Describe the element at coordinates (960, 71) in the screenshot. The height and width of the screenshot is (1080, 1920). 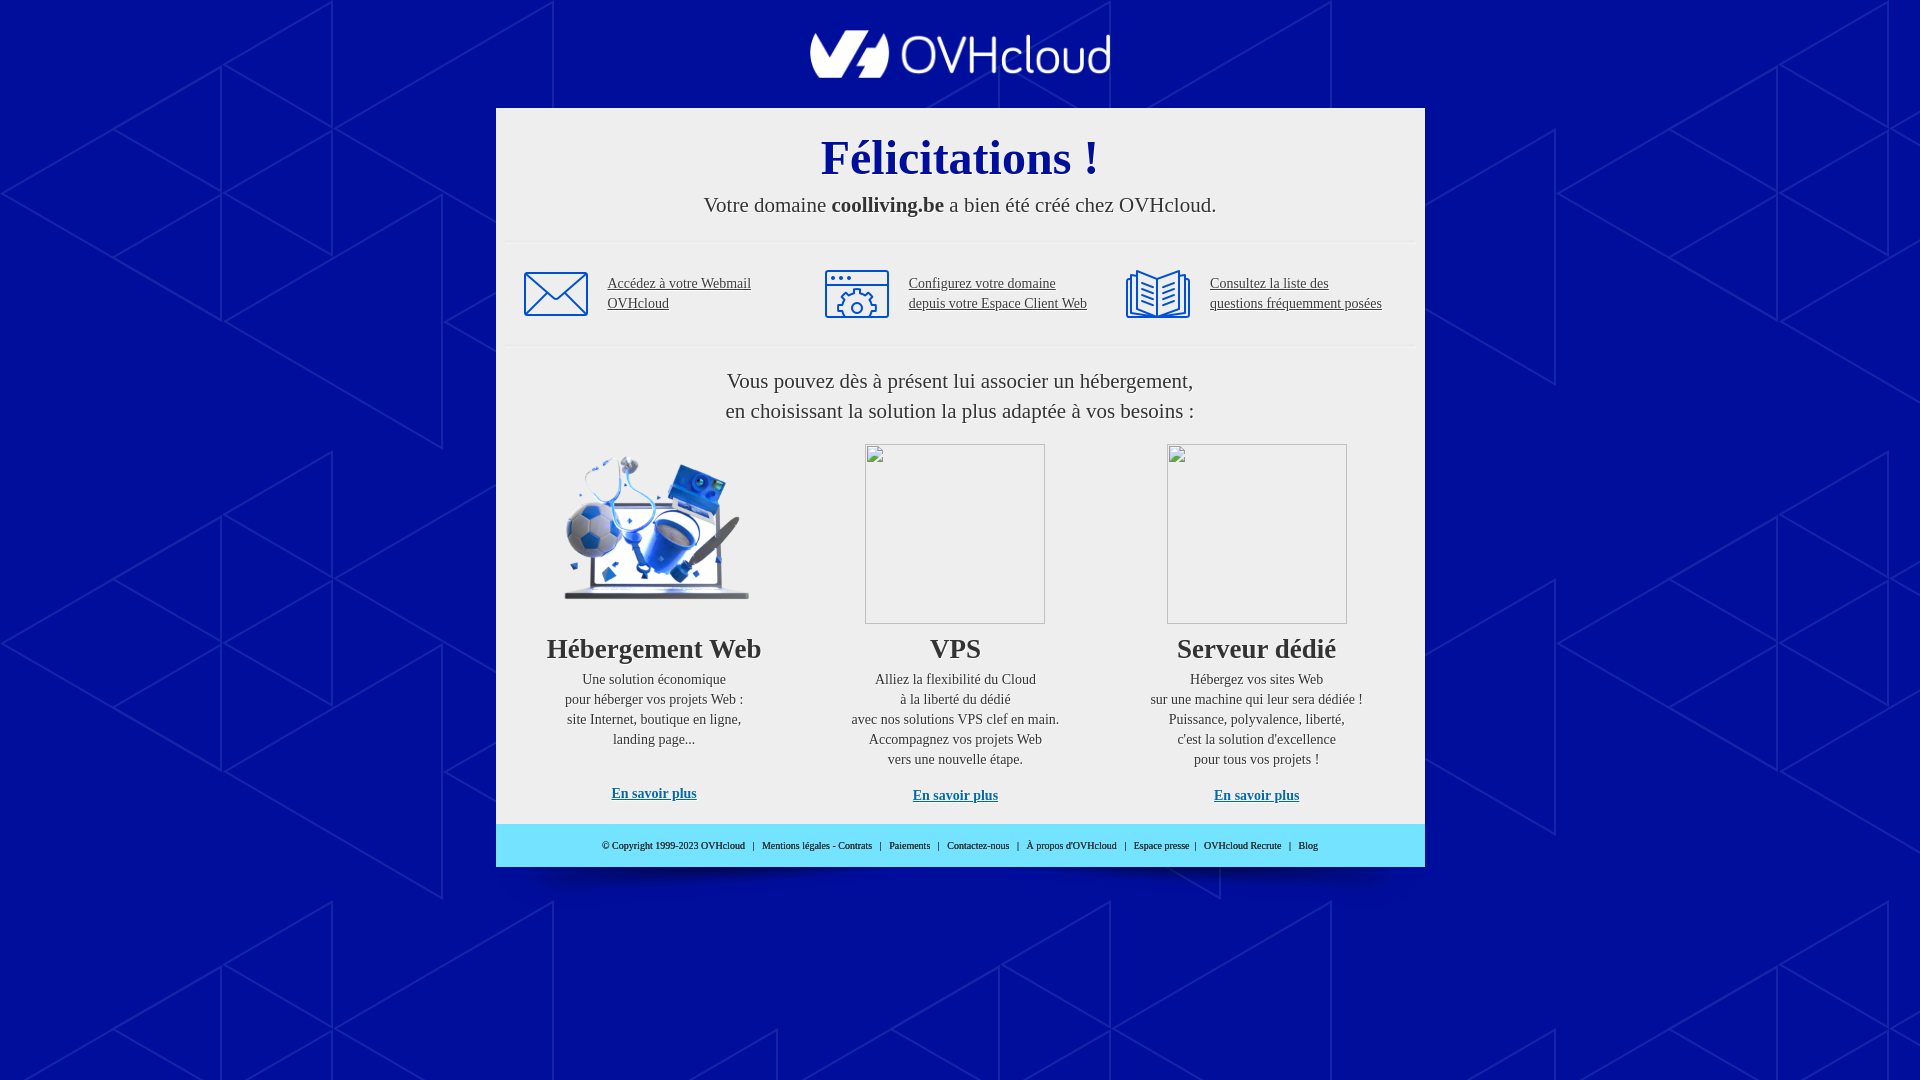
I see `'OVHcloud'` at that location.